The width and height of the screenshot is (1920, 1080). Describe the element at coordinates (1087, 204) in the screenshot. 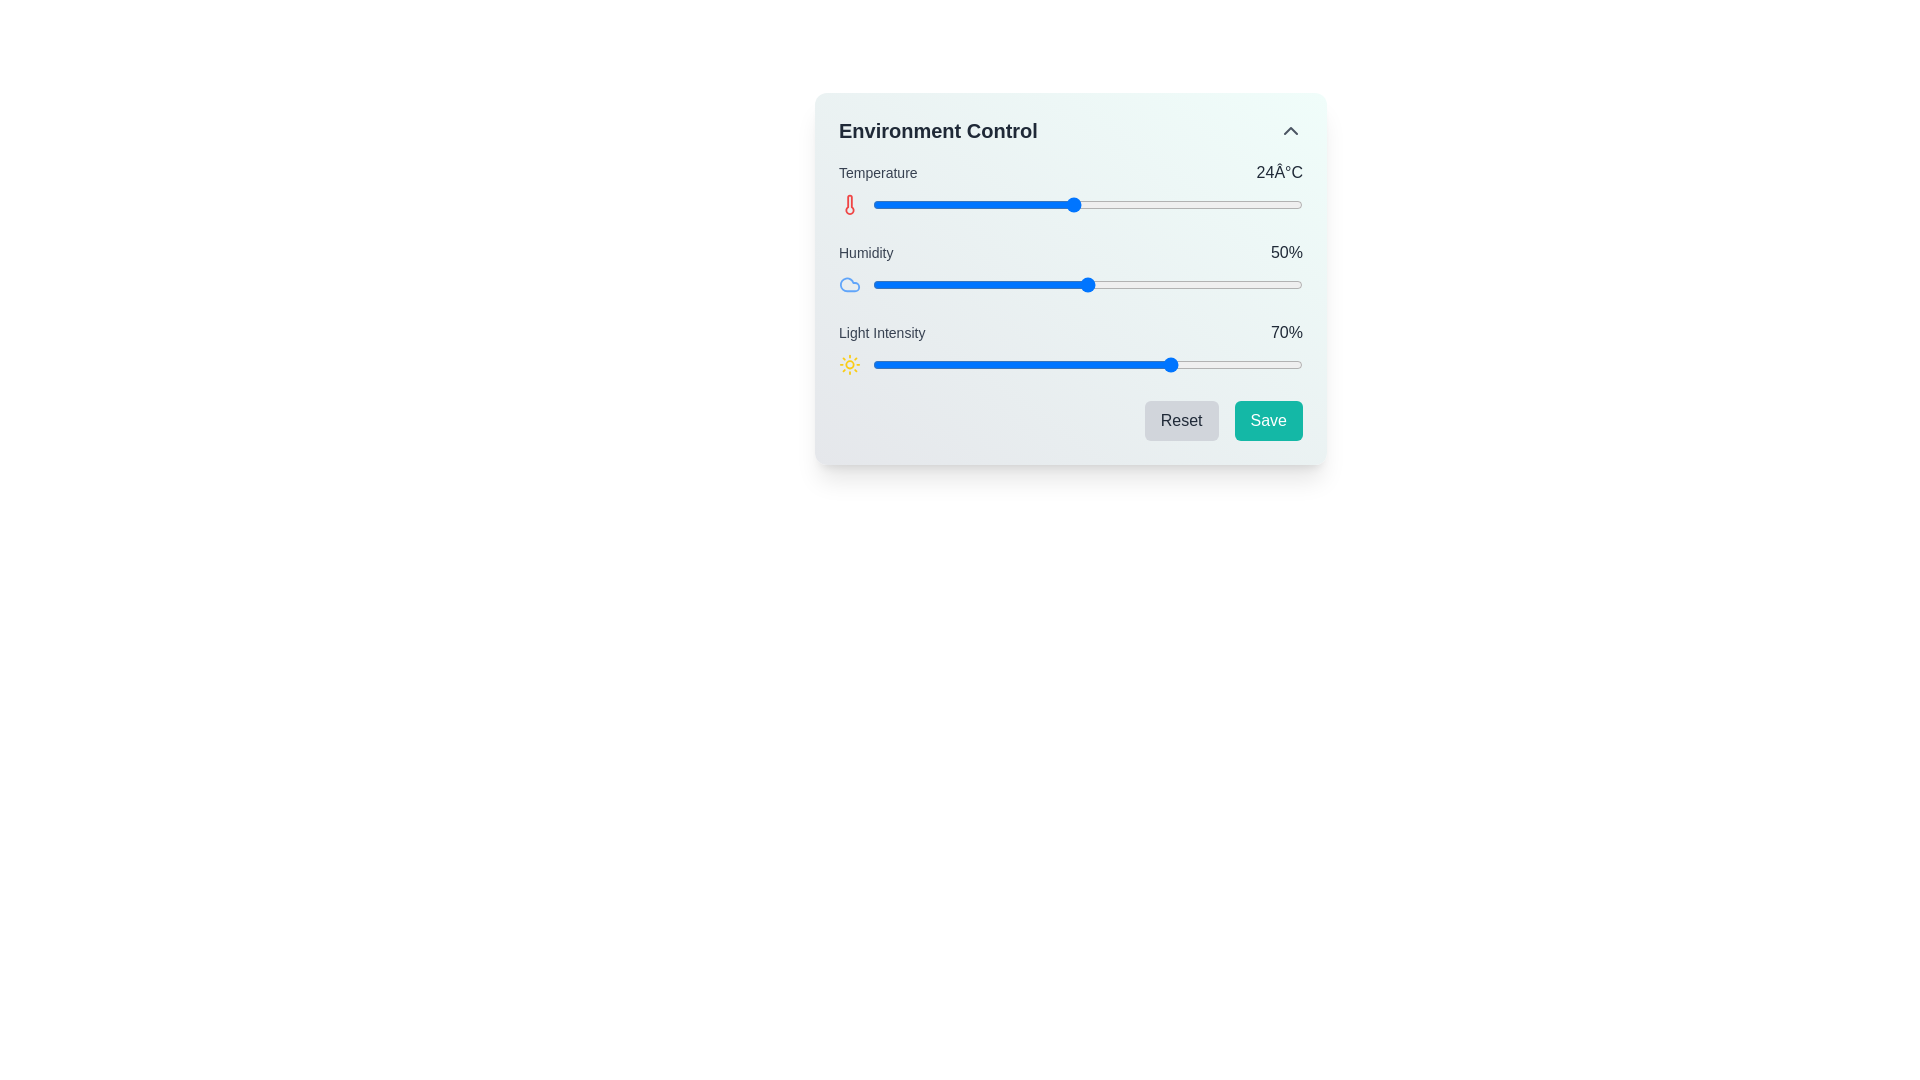

I see `the thumb of the Temperature slider` at that location.